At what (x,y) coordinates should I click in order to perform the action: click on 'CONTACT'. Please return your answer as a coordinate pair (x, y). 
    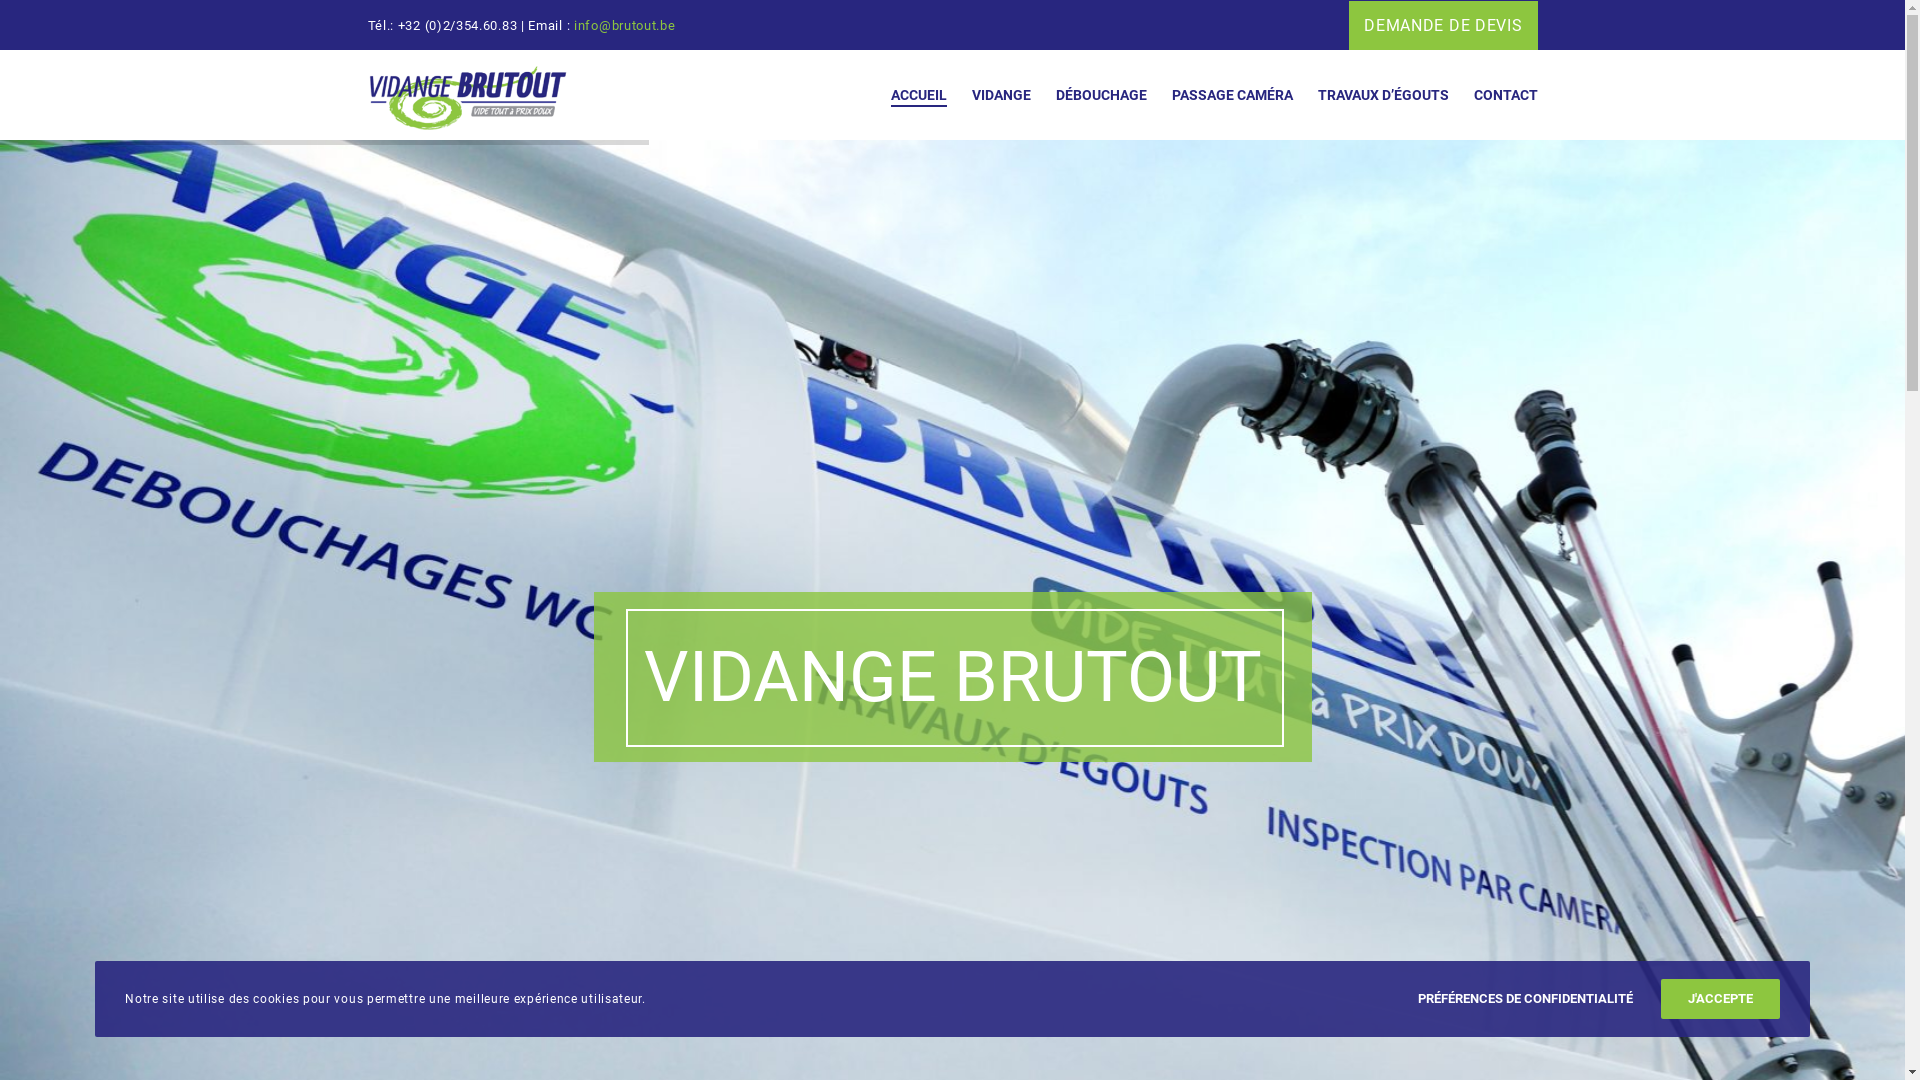
    Looking at the image, I should click on (1492, 95).